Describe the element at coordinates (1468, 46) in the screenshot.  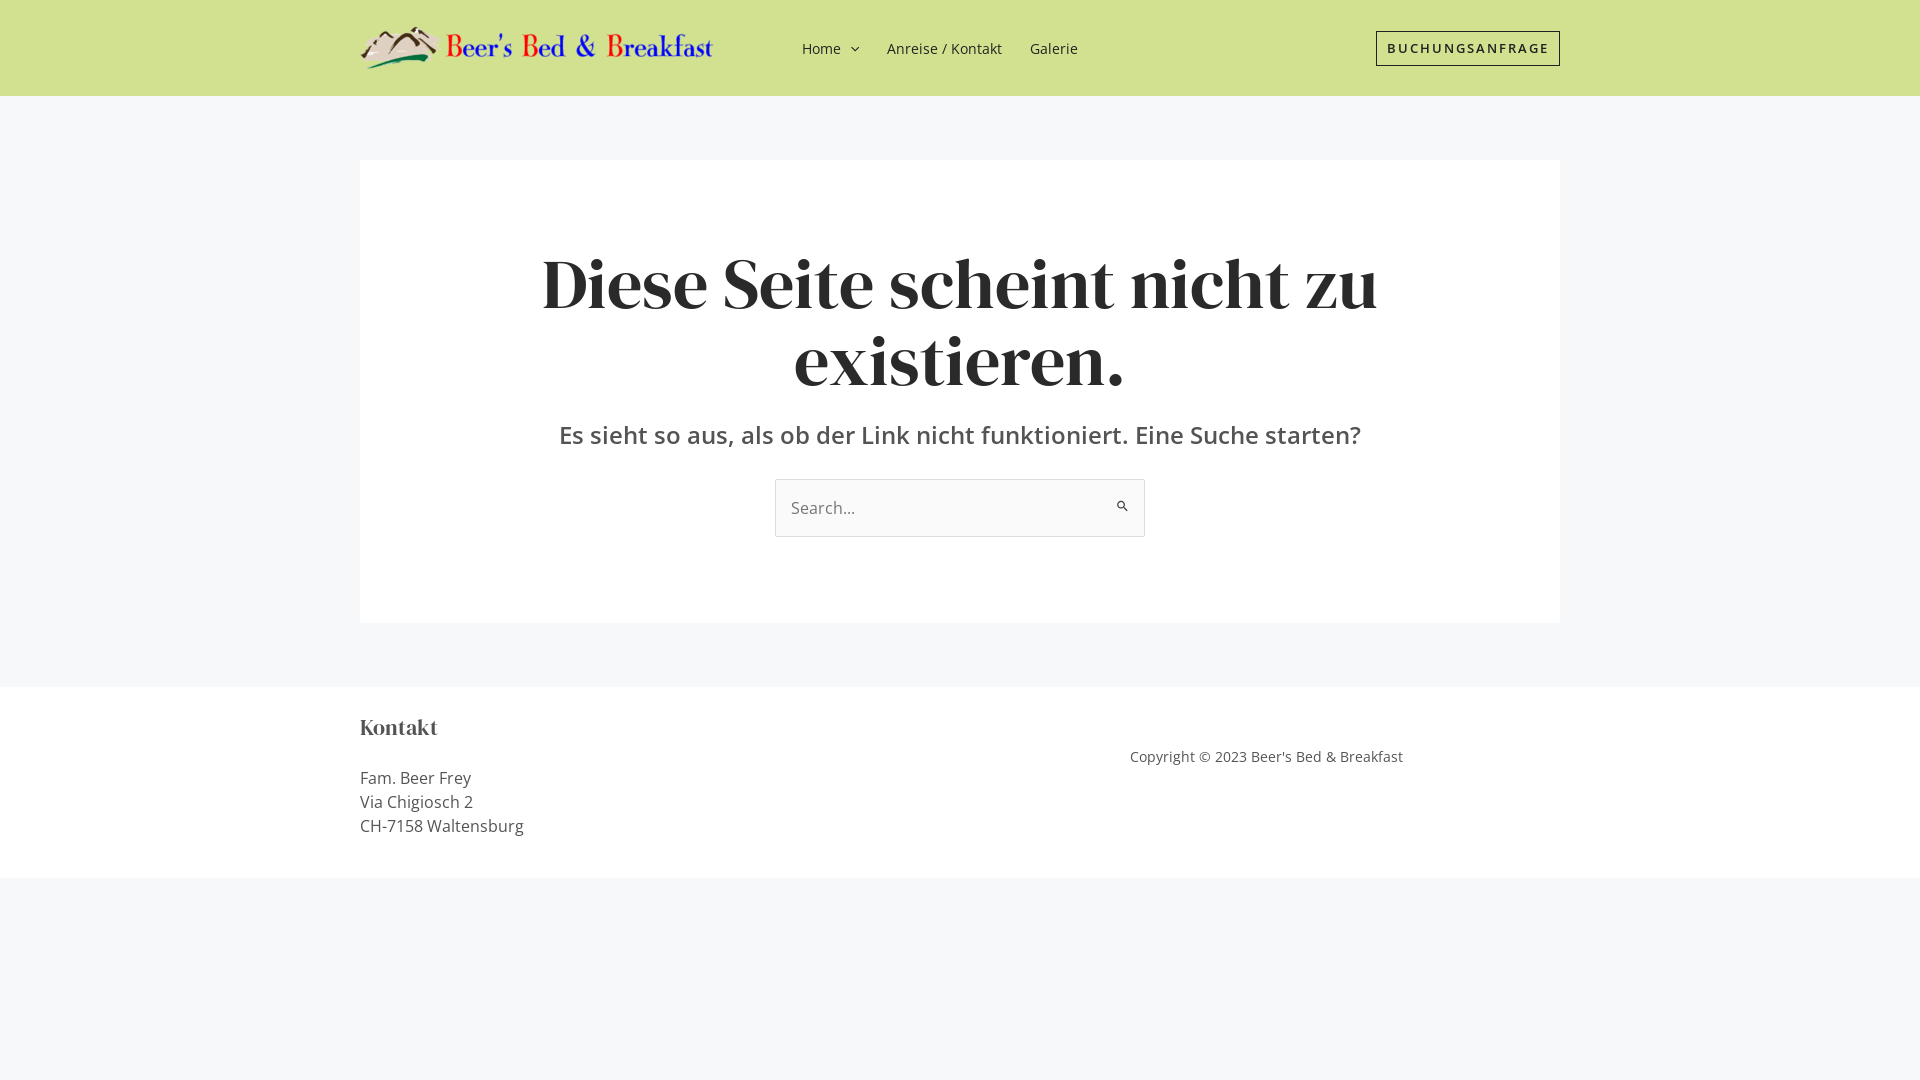
I see `'BUCHUNGSANFRAGE'` at that location.